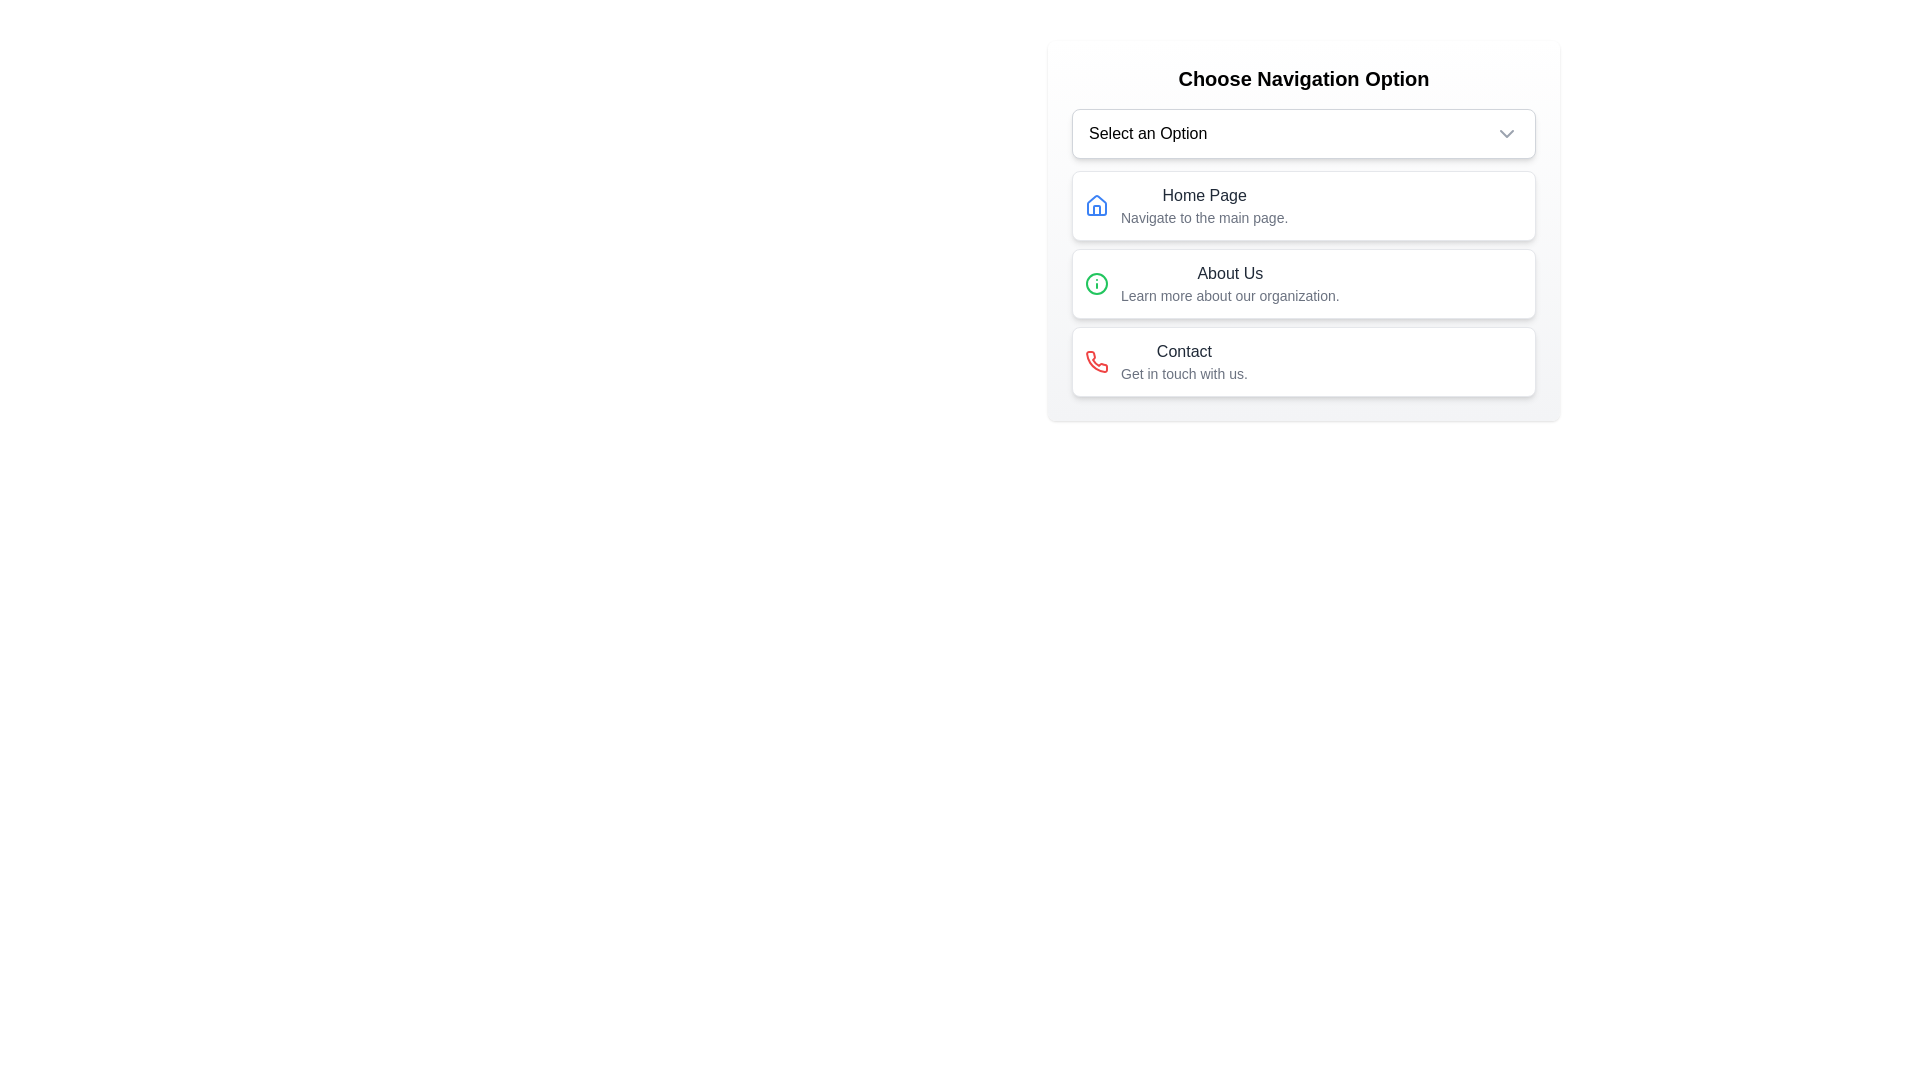  What do you see at coordinates (1229, 296) in the screenshot?
I see `the 'About Us' text label that provides a brief description about its section, located directly beneath the 'About Us' title` at bounding box center [1229, 296].